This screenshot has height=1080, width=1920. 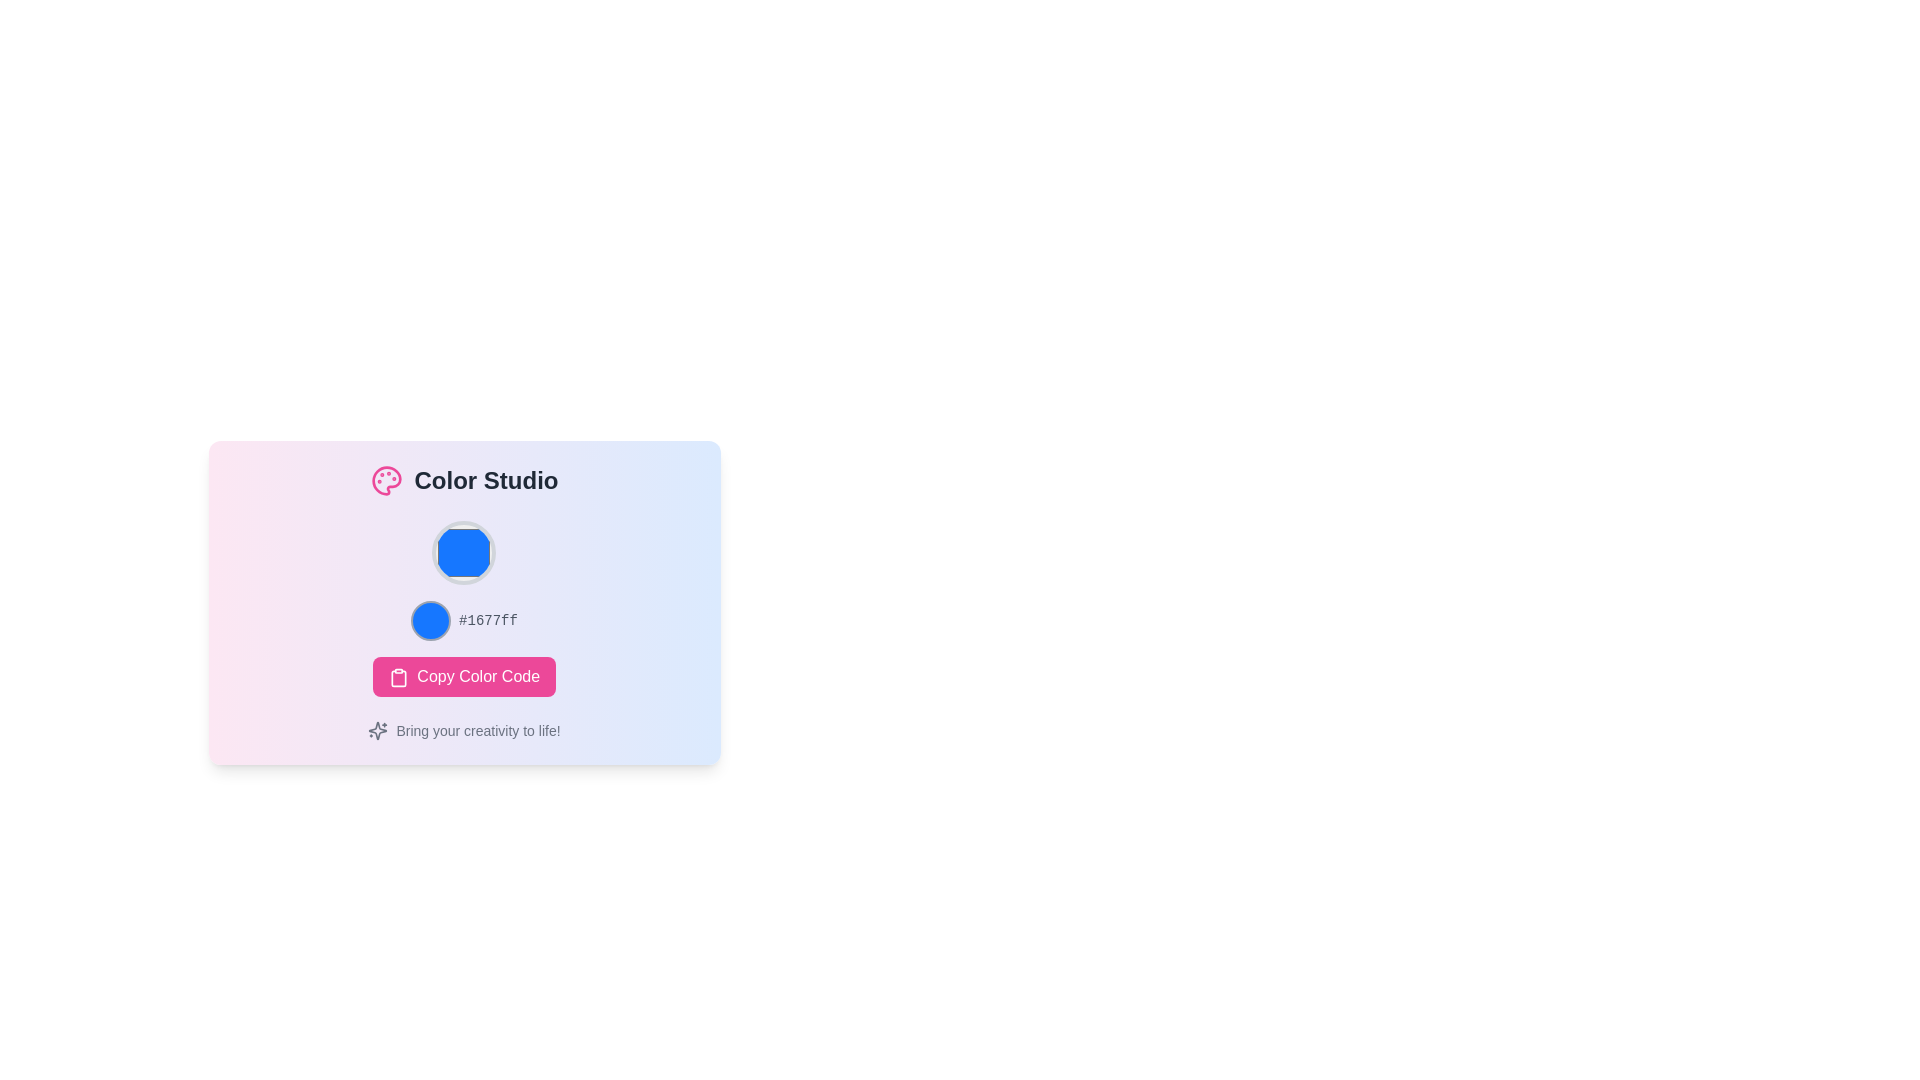 What do you see at coordinates (378, 731) in the screenshot?
I see `the sparkle icon located in the bottom part of the 'Color Studio' card, positioned to the left of the text 'Bring your creativity to life!'` at bounding box center [378, 731].